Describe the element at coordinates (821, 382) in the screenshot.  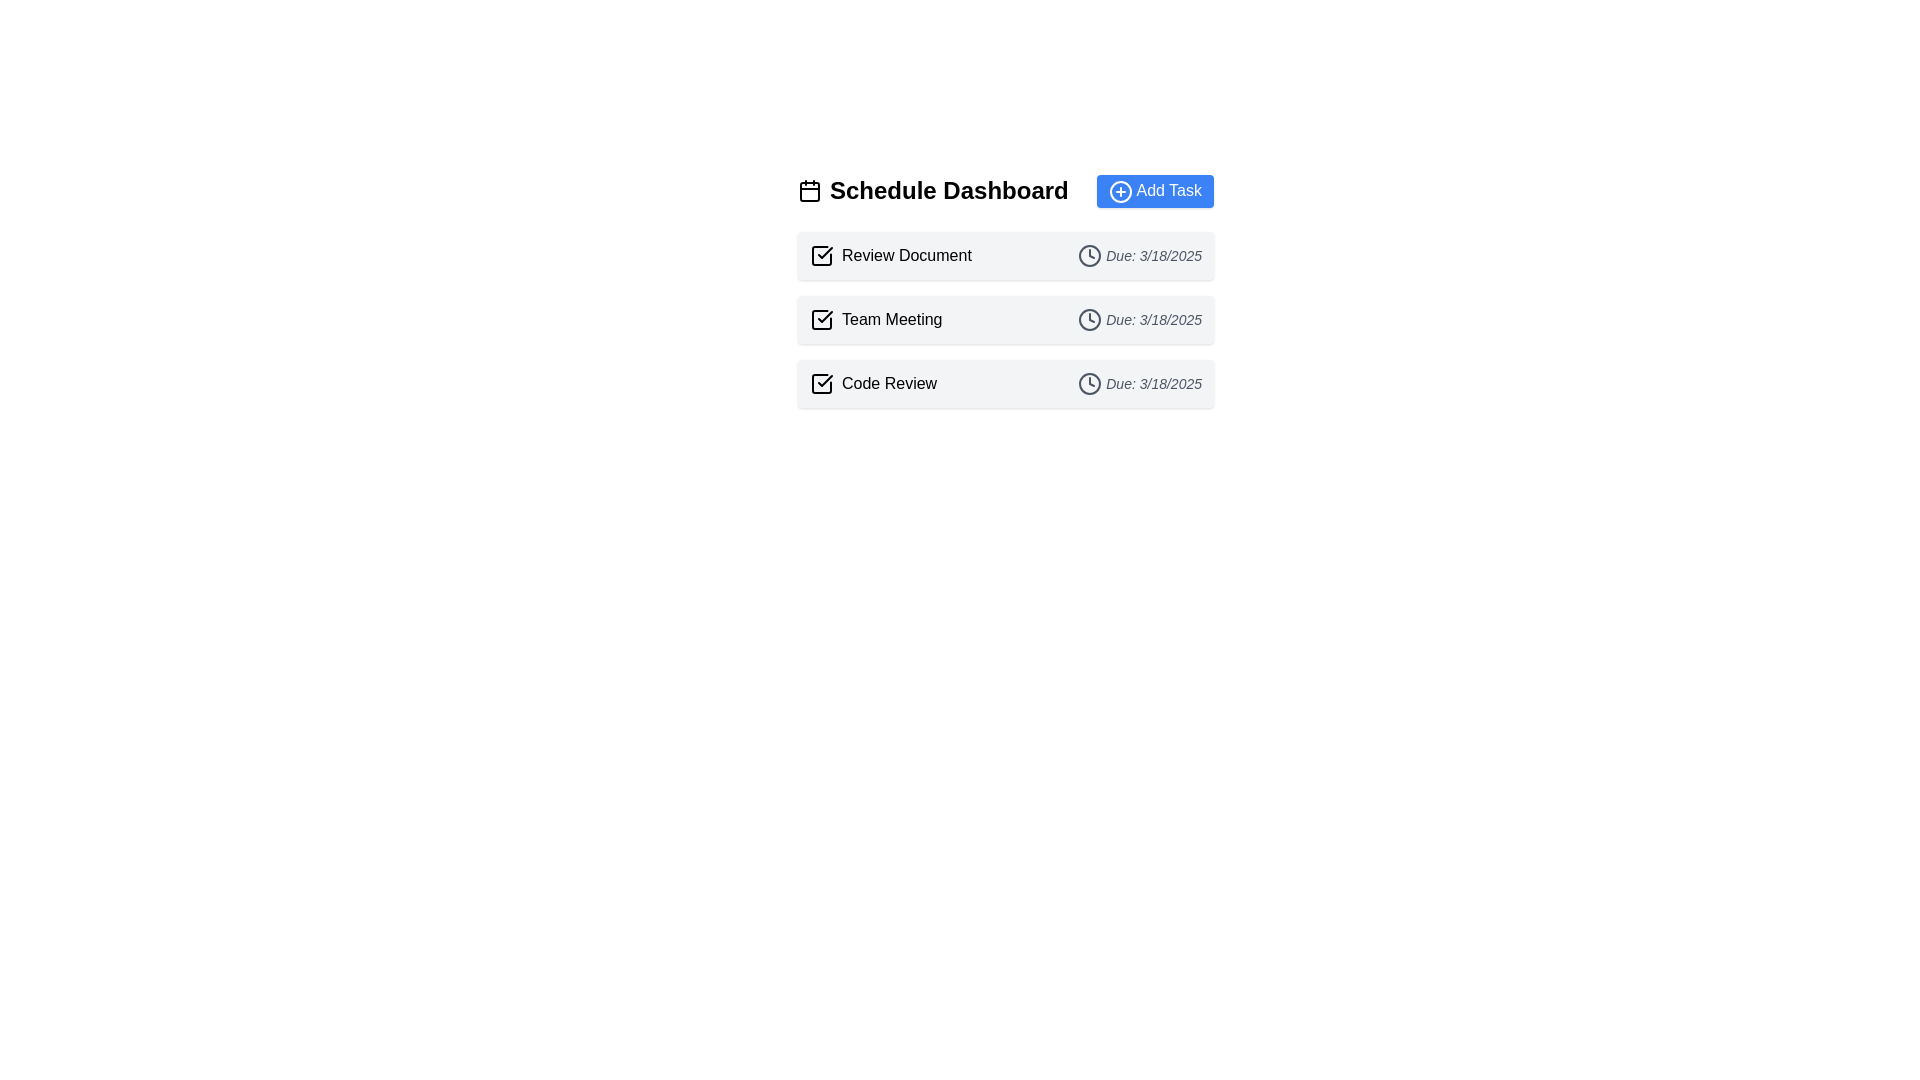
I see `the square-shaped icon with a checkmark inside it, styled with rounded corners, located at the far left of the 'Code Review' item in the list` at that location.